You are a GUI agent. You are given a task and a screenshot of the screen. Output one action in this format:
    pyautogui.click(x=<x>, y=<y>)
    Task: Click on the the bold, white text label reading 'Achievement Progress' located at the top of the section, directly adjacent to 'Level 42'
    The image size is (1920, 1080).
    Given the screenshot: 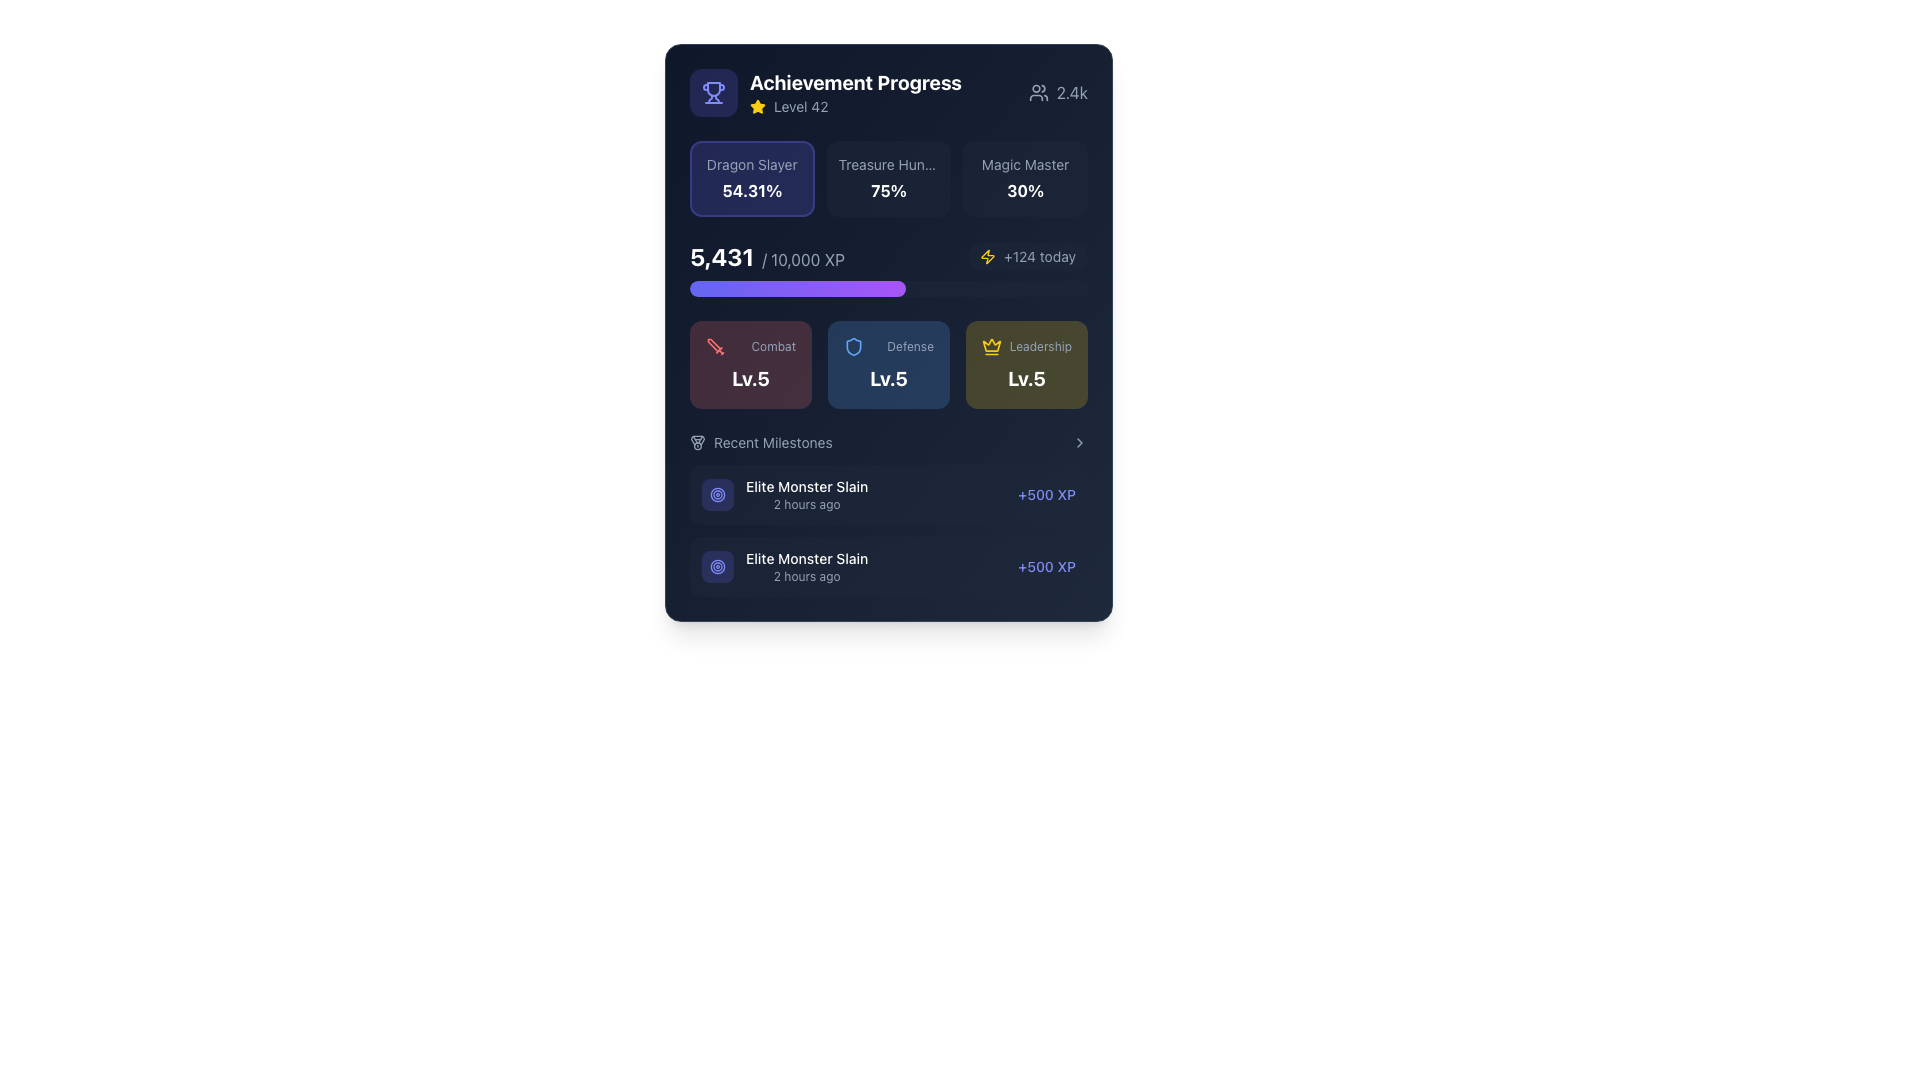 What is the action you would take?
    pyautogui.click(x=855, y=82)
    